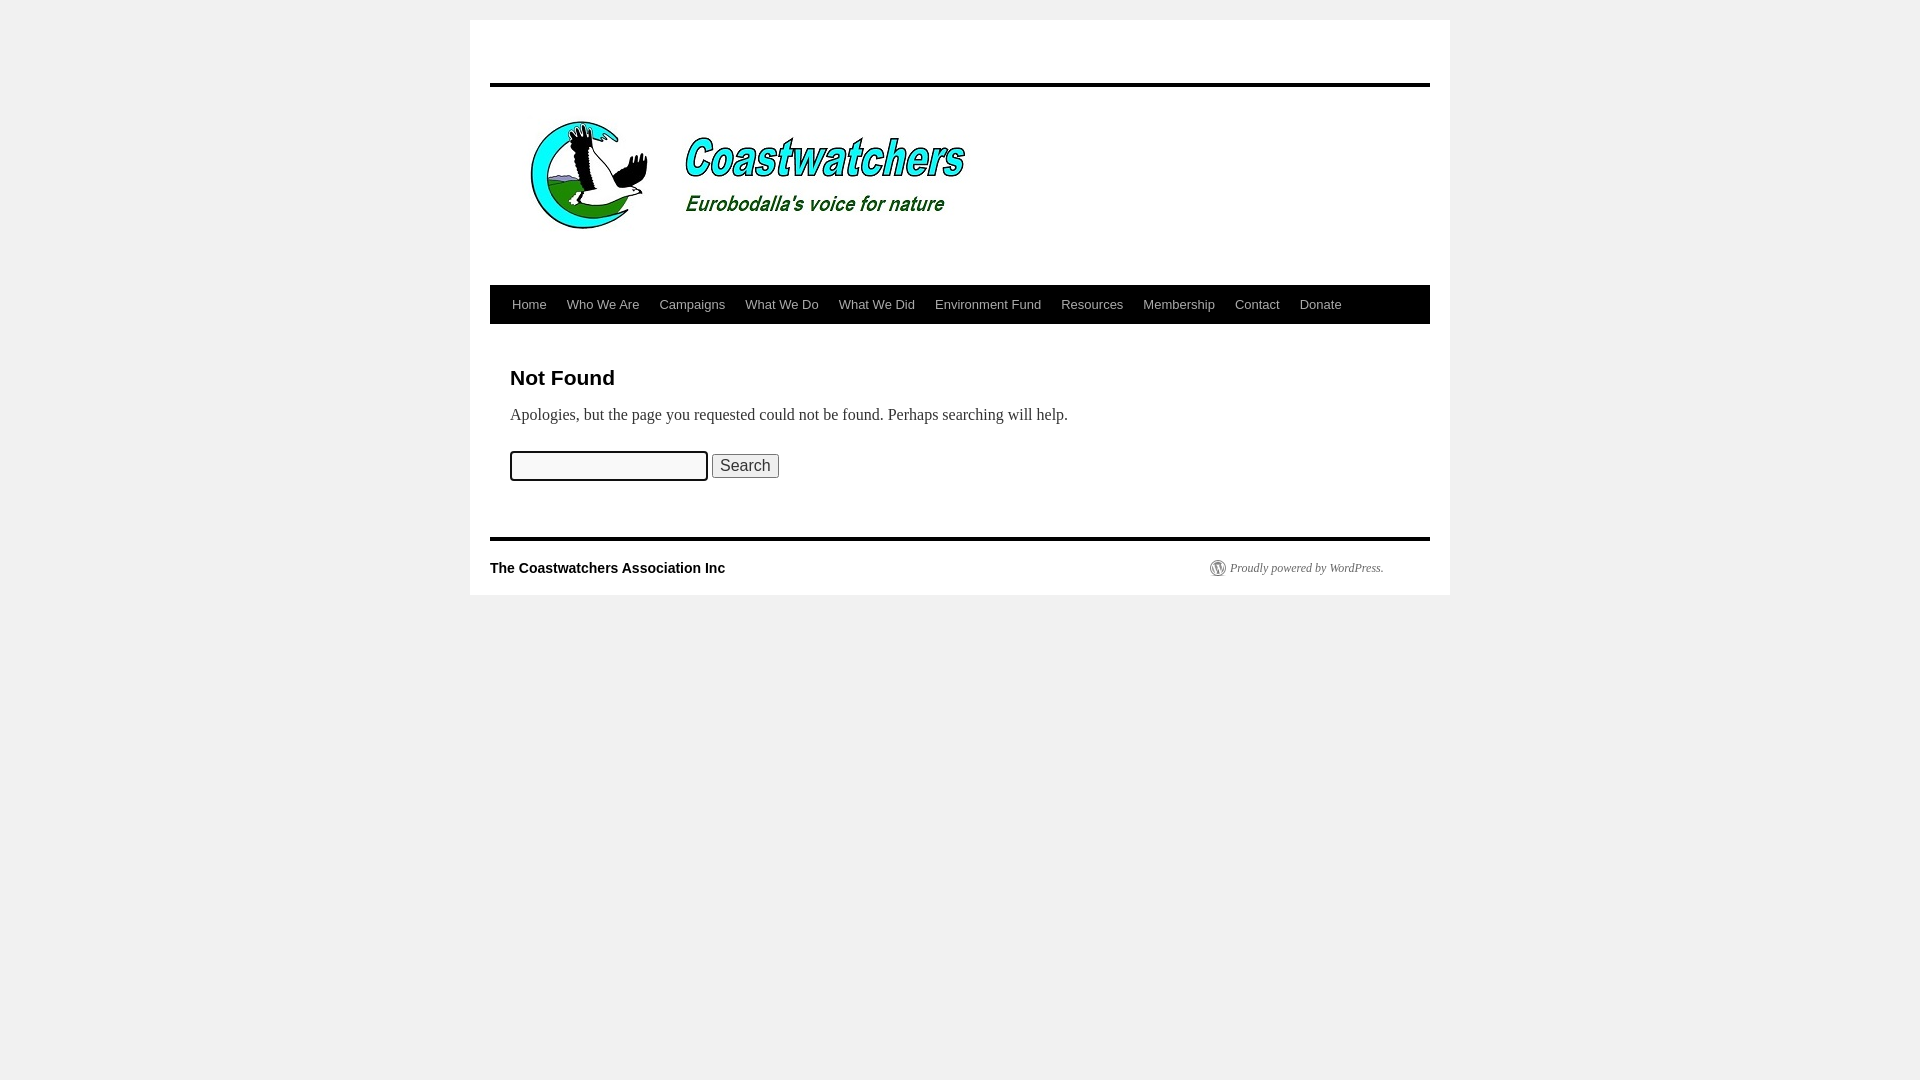 The image size is (1920, 1080). Describe the element at coordinates (499, 341) in the screenshot. I see `'Skip to content'` at that location.